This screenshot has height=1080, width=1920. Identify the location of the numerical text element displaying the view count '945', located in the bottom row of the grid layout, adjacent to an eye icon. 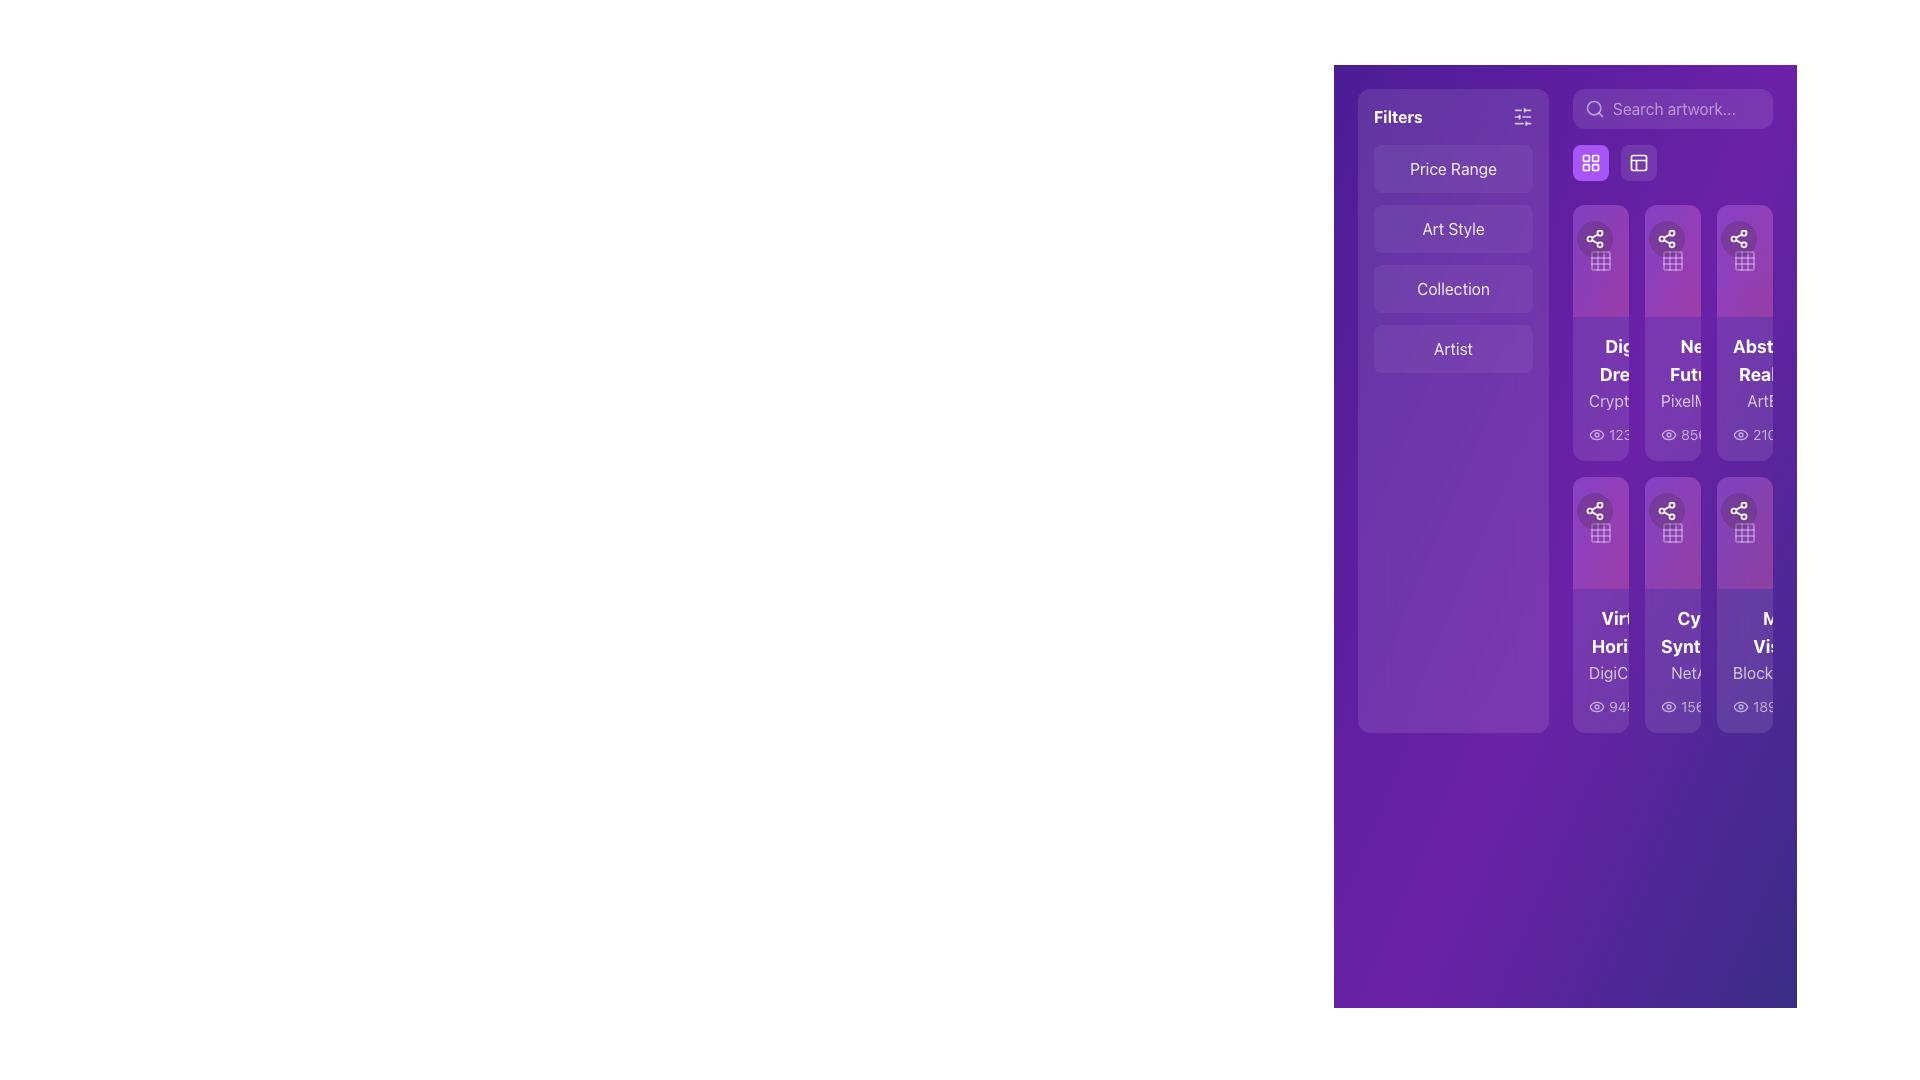
(1612, 705).